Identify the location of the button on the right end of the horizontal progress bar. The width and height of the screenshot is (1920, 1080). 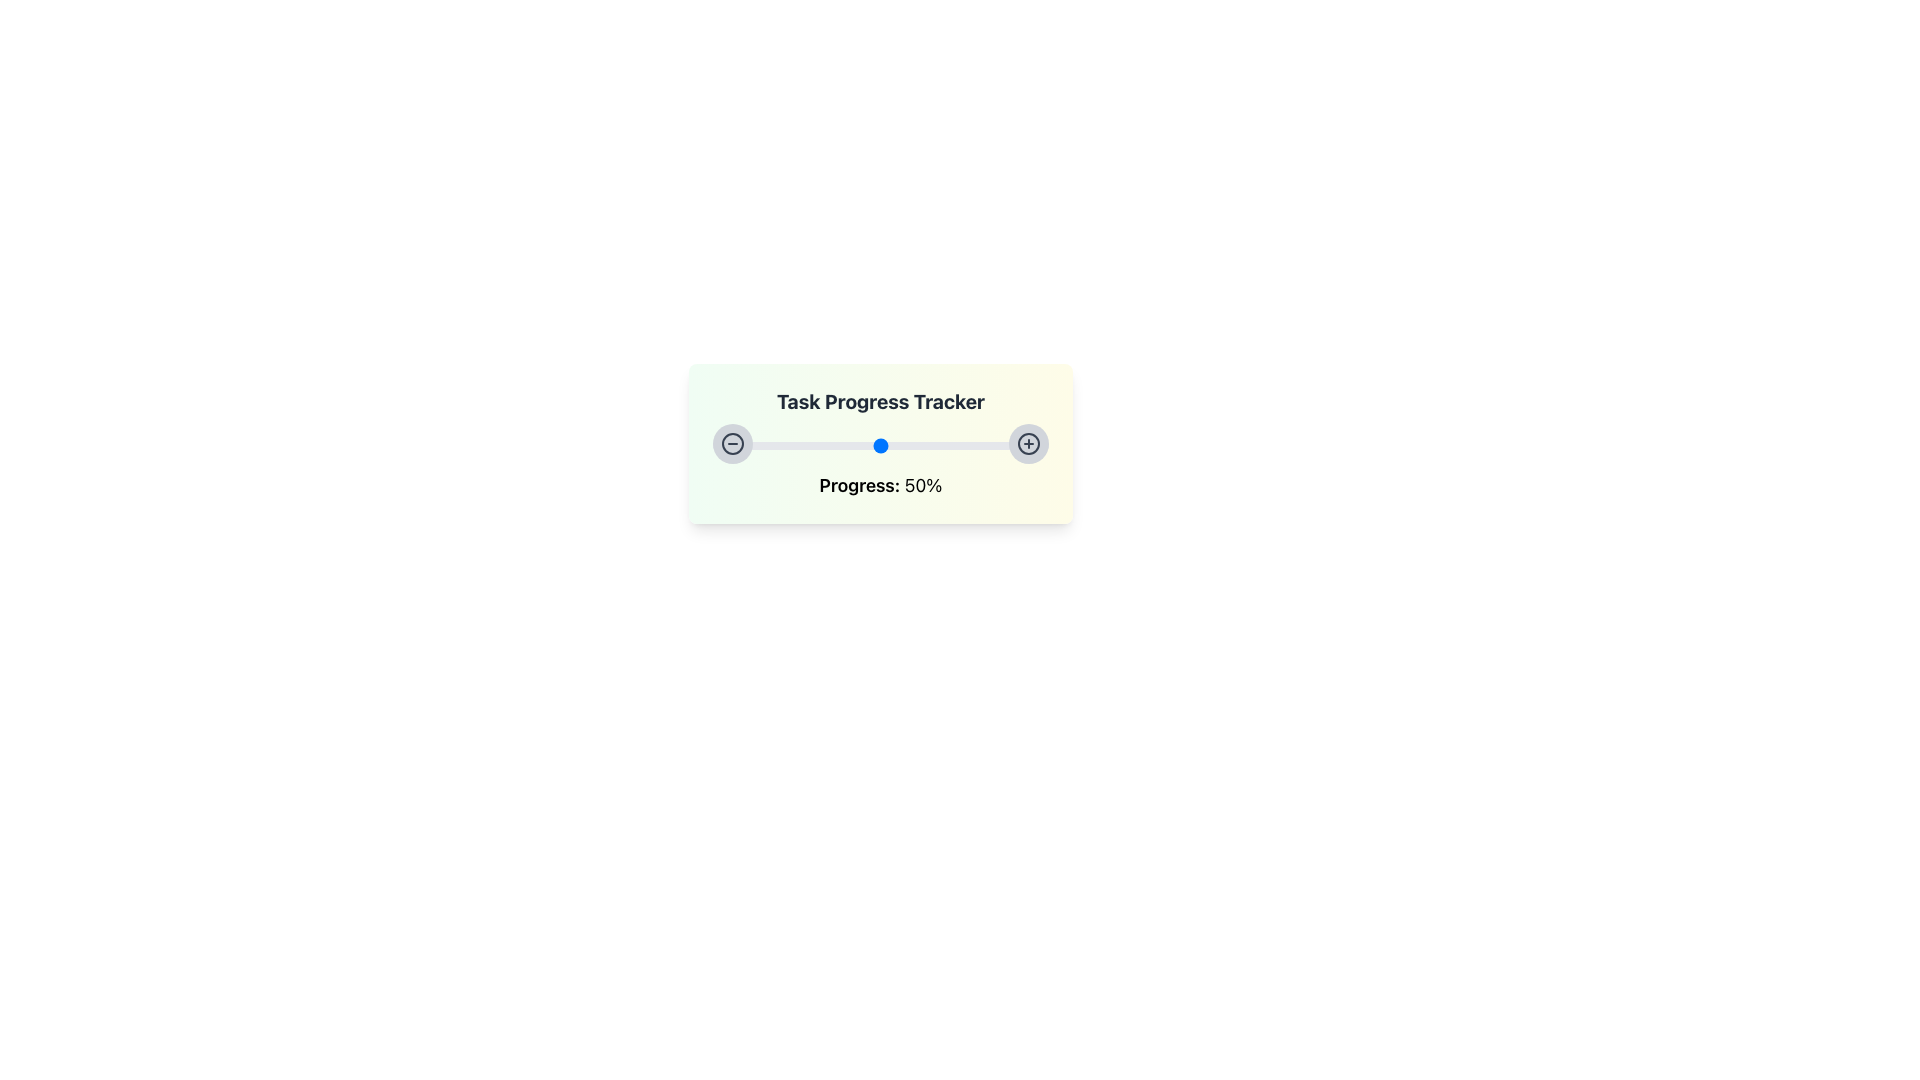
(1028, 442).